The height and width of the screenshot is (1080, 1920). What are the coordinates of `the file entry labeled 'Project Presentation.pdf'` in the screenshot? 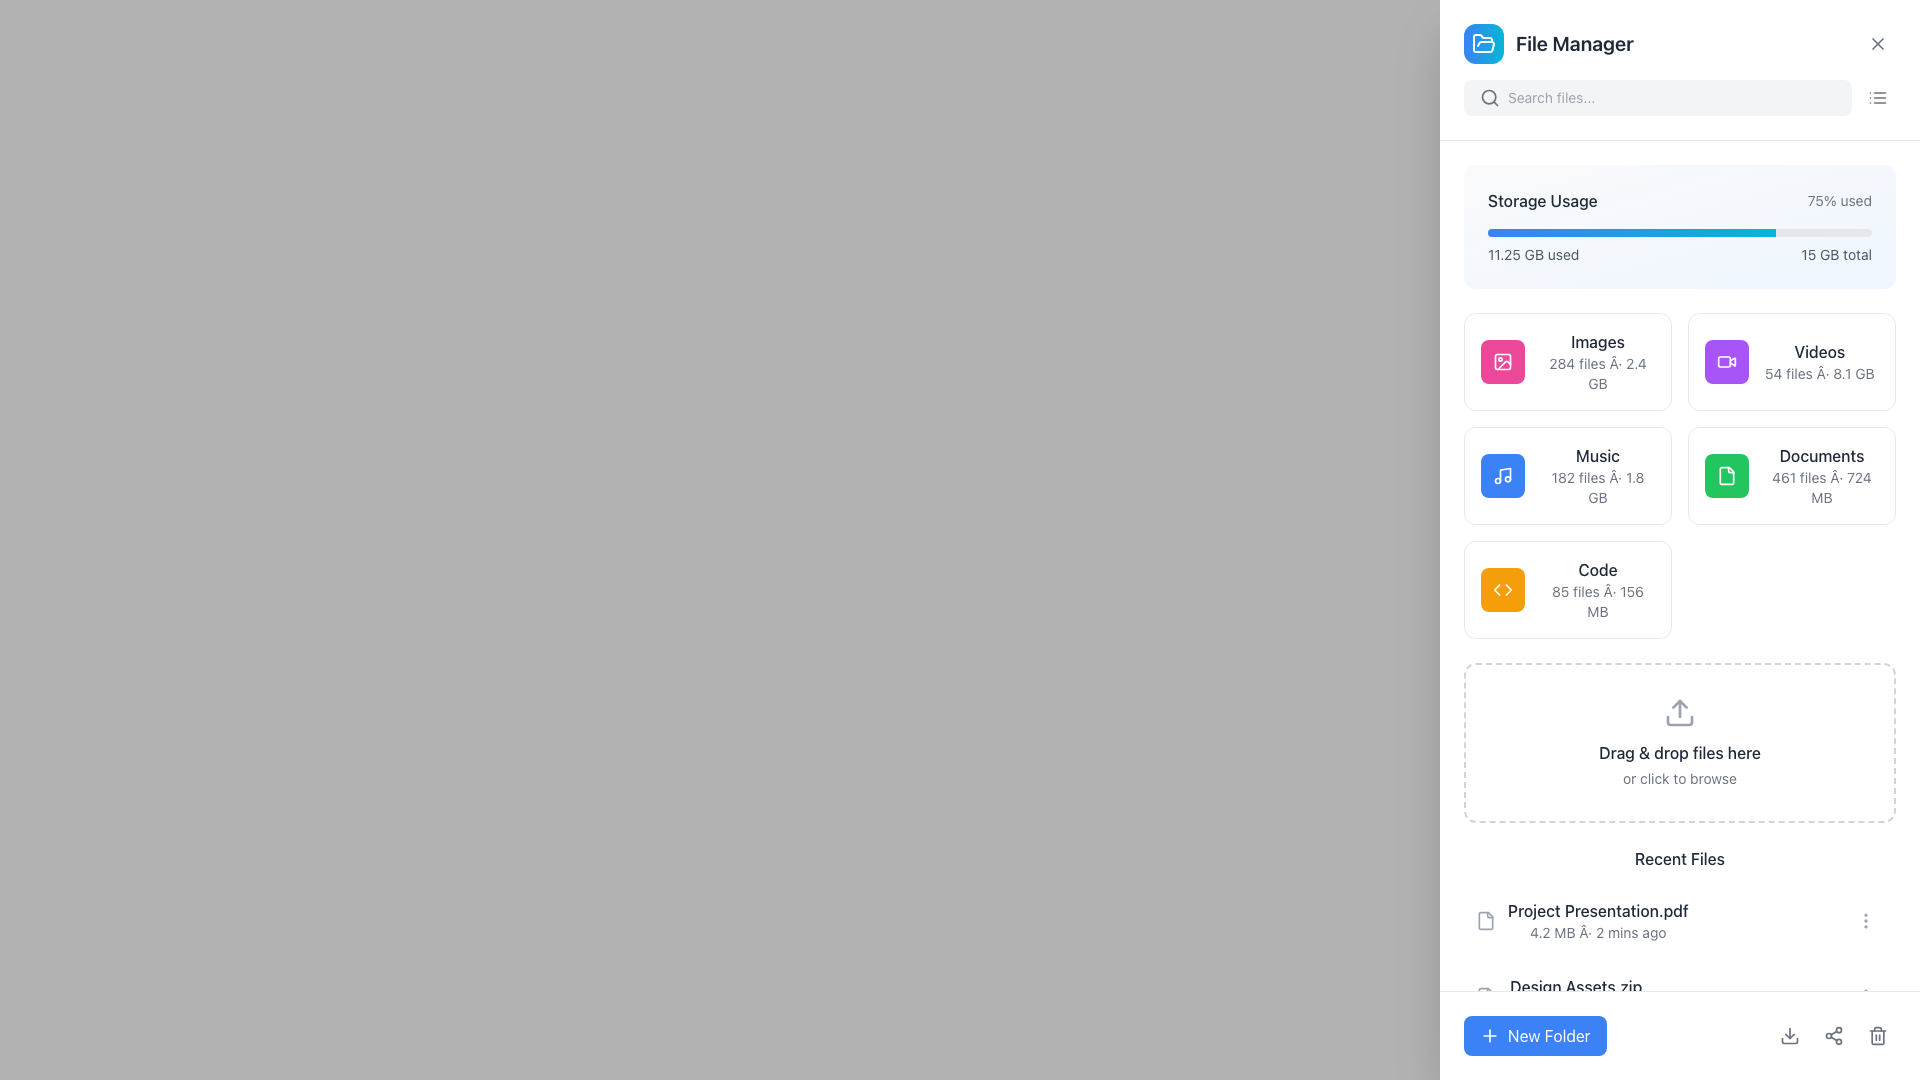 It's located at (1680, 921).